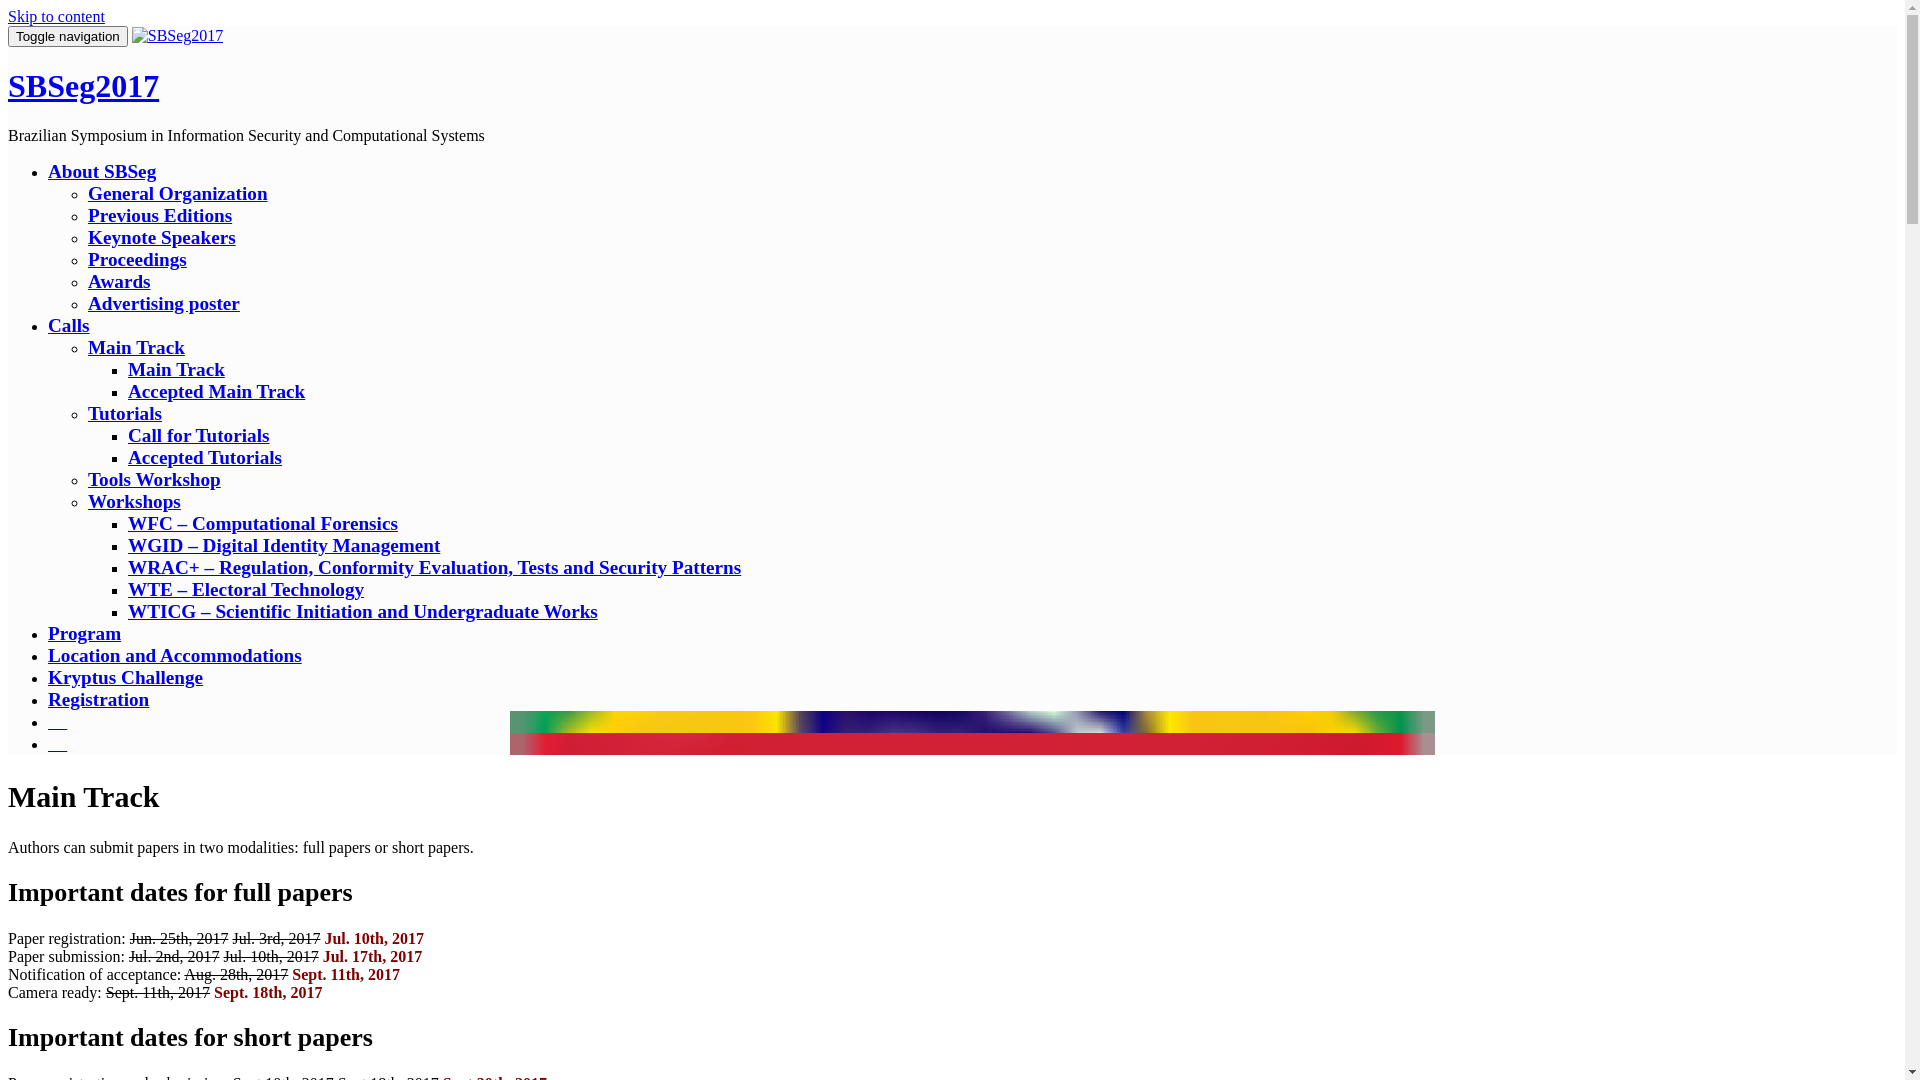  Describe the element at coordinates (68, 324) in the screenshot. I see `'Calls'` at that location.